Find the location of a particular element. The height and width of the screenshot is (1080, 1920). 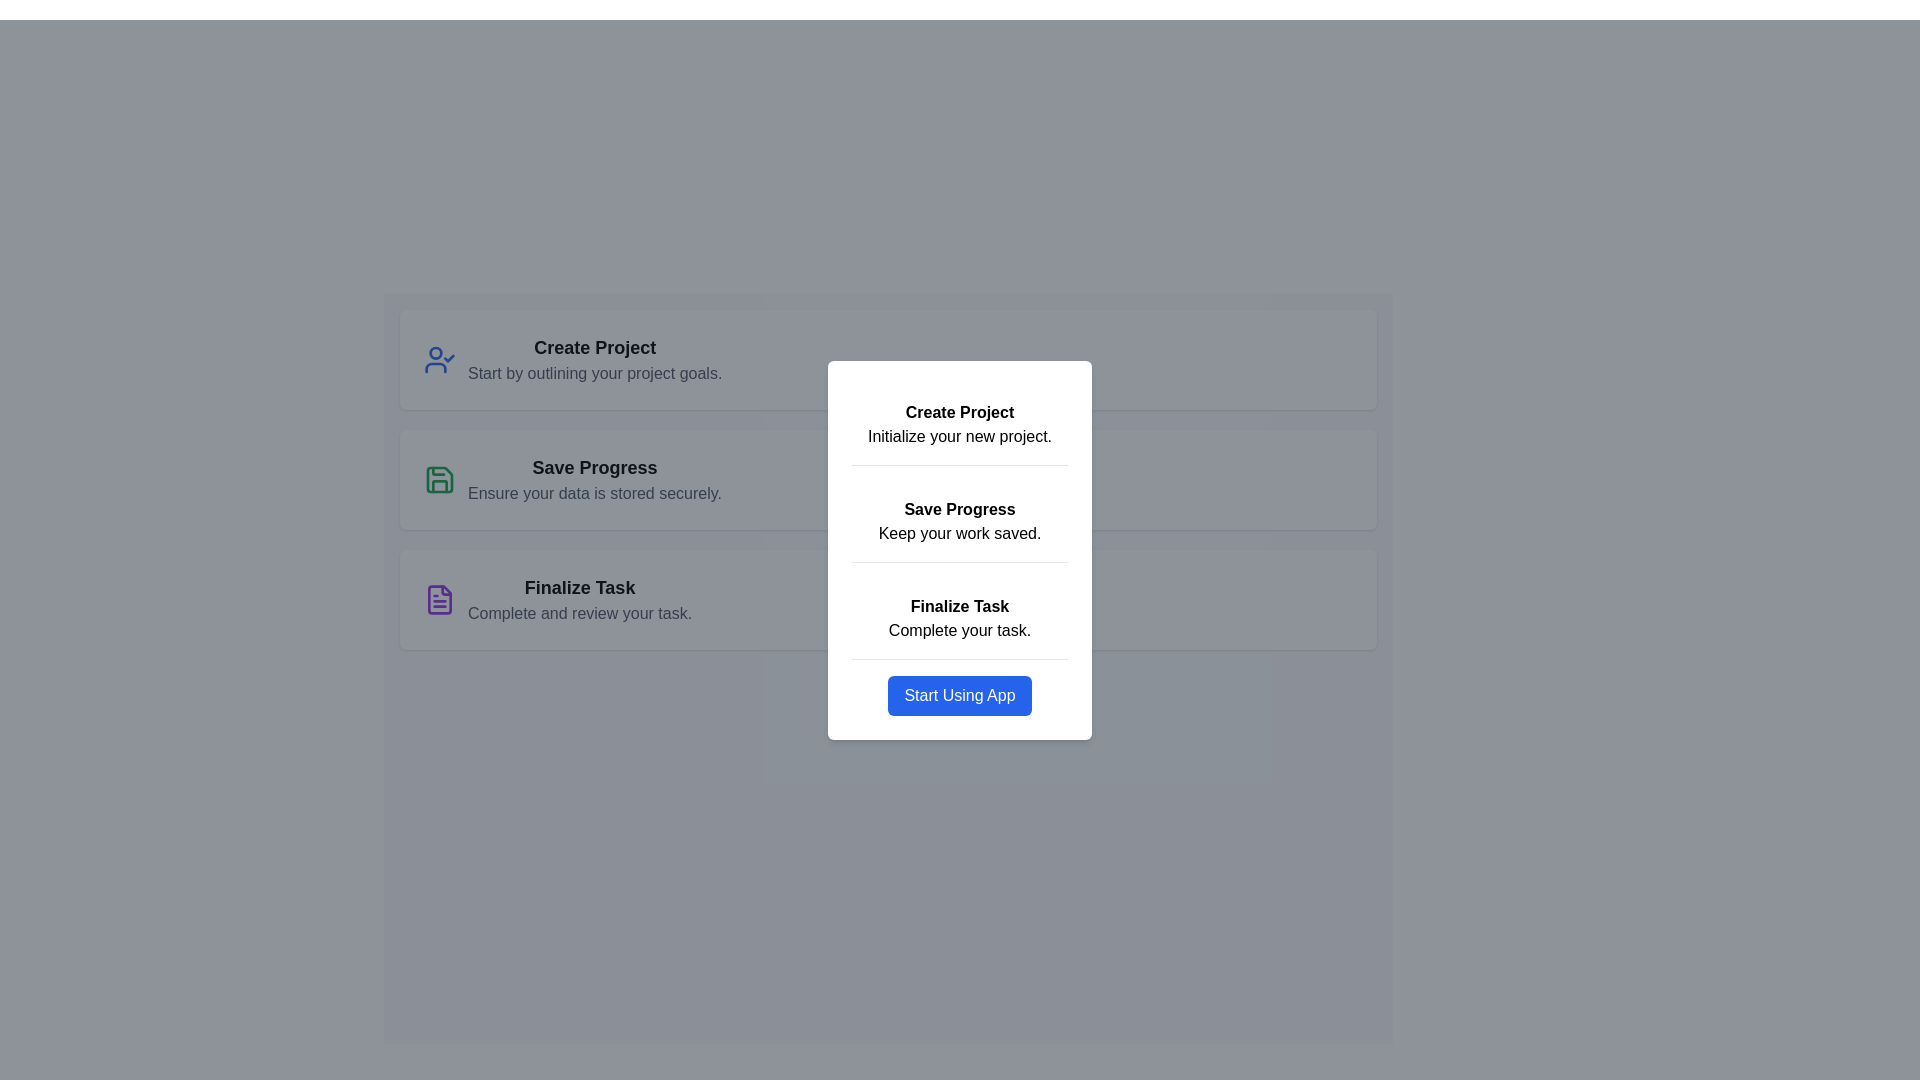

the text label displaying 'Keep your work saved.' located in the 'Save Progress' section, positioned below the bolded heading is located at coordinates (960, 531).